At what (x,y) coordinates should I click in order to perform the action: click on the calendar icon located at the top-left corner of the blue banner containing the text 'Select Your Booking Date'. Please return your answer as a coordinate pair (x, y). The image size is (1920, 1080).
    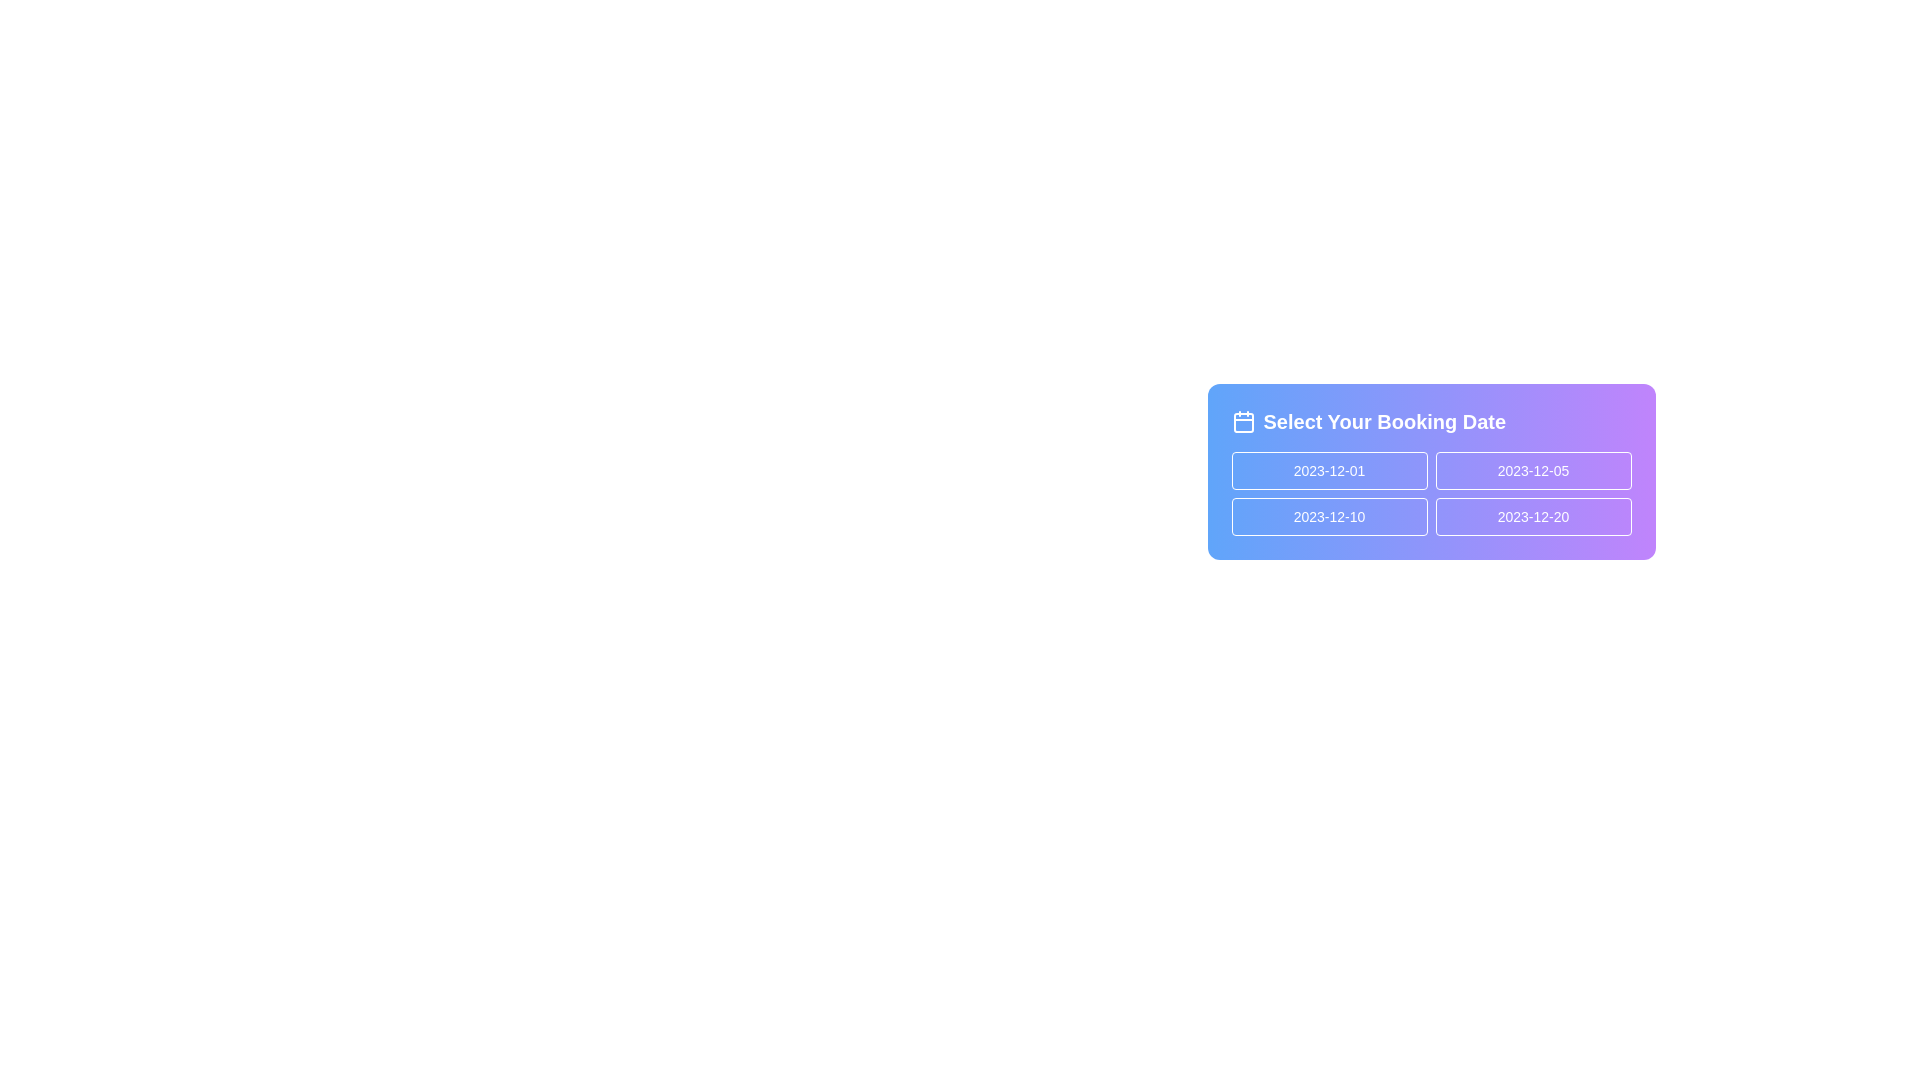
    Looking at the image, I should click on (1242, 420).